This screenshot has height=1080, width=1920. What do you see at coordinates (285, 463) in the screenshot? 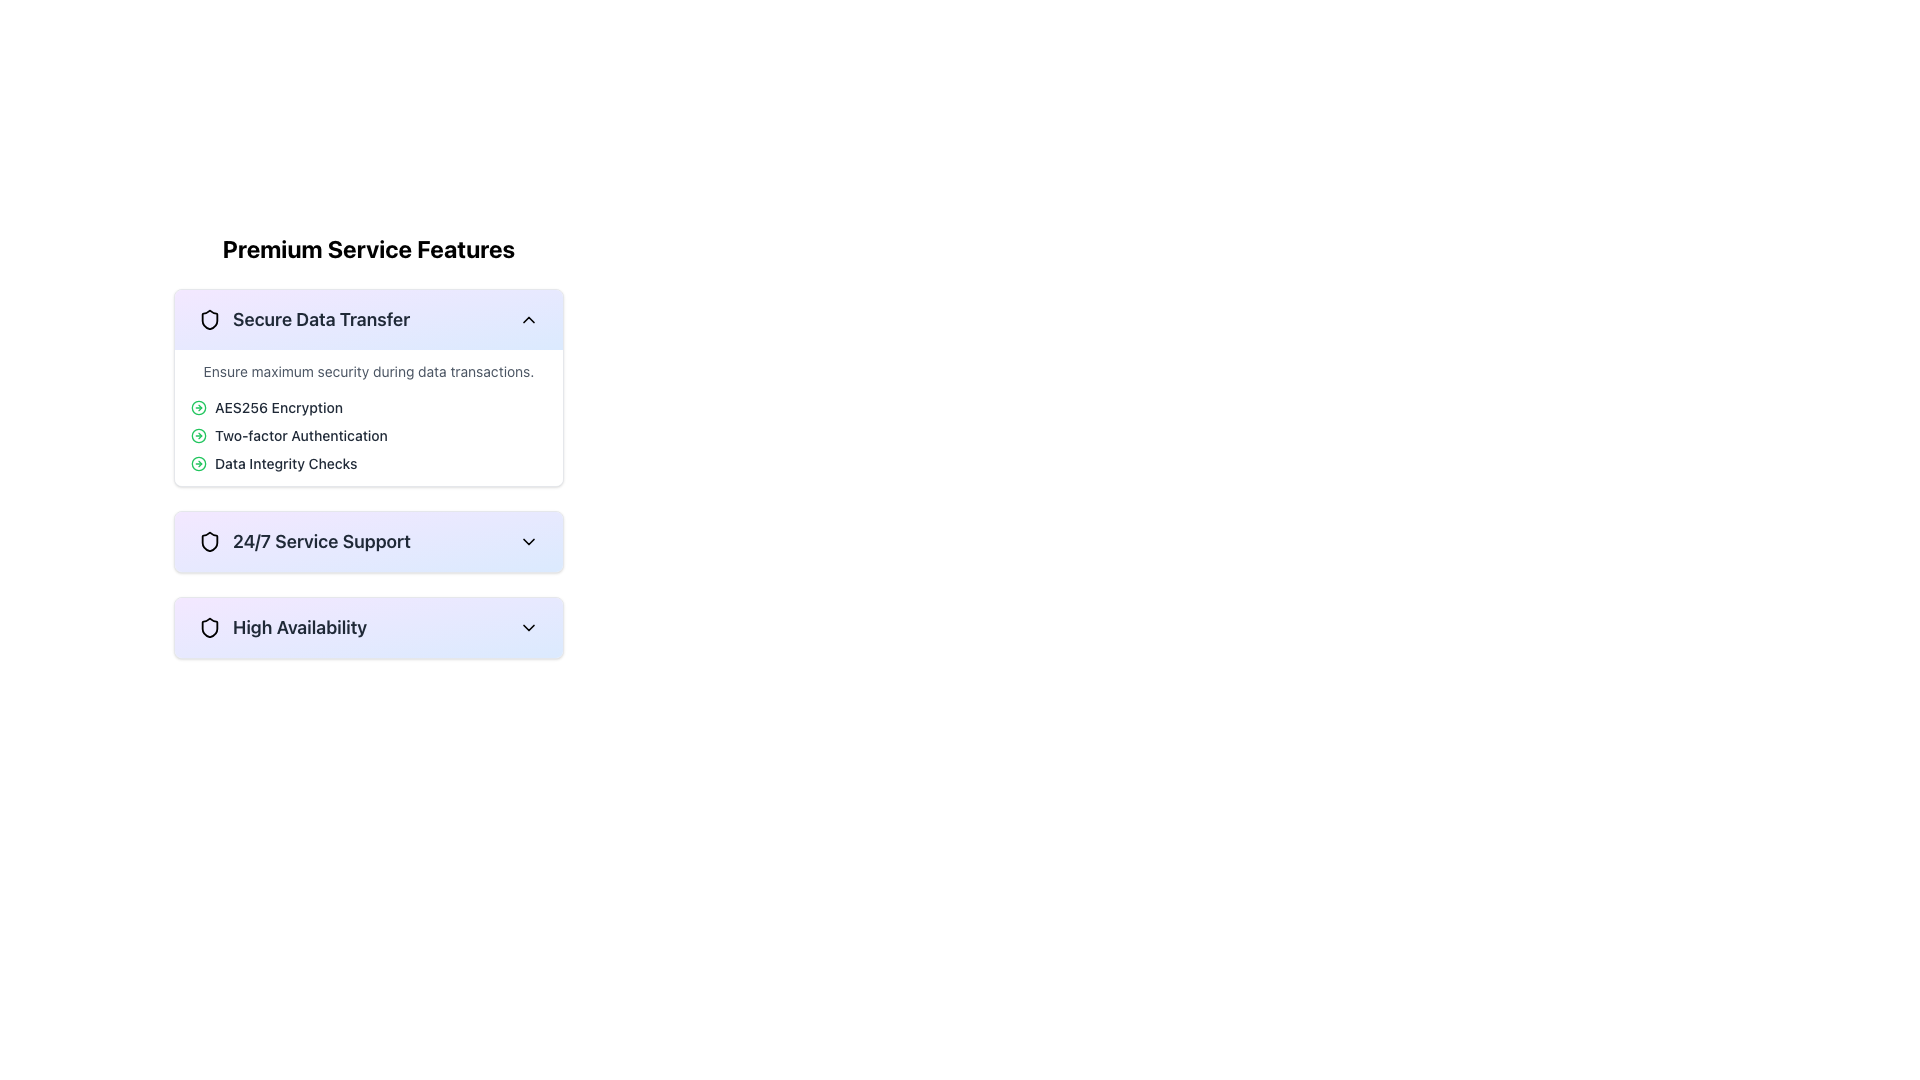
I see `the text label that reads 'Data Integrity Checks', which is styled in medium-sized gray font and is the third item in the list under 'Secure Data Transfer'` at bounding box center [285, 463].